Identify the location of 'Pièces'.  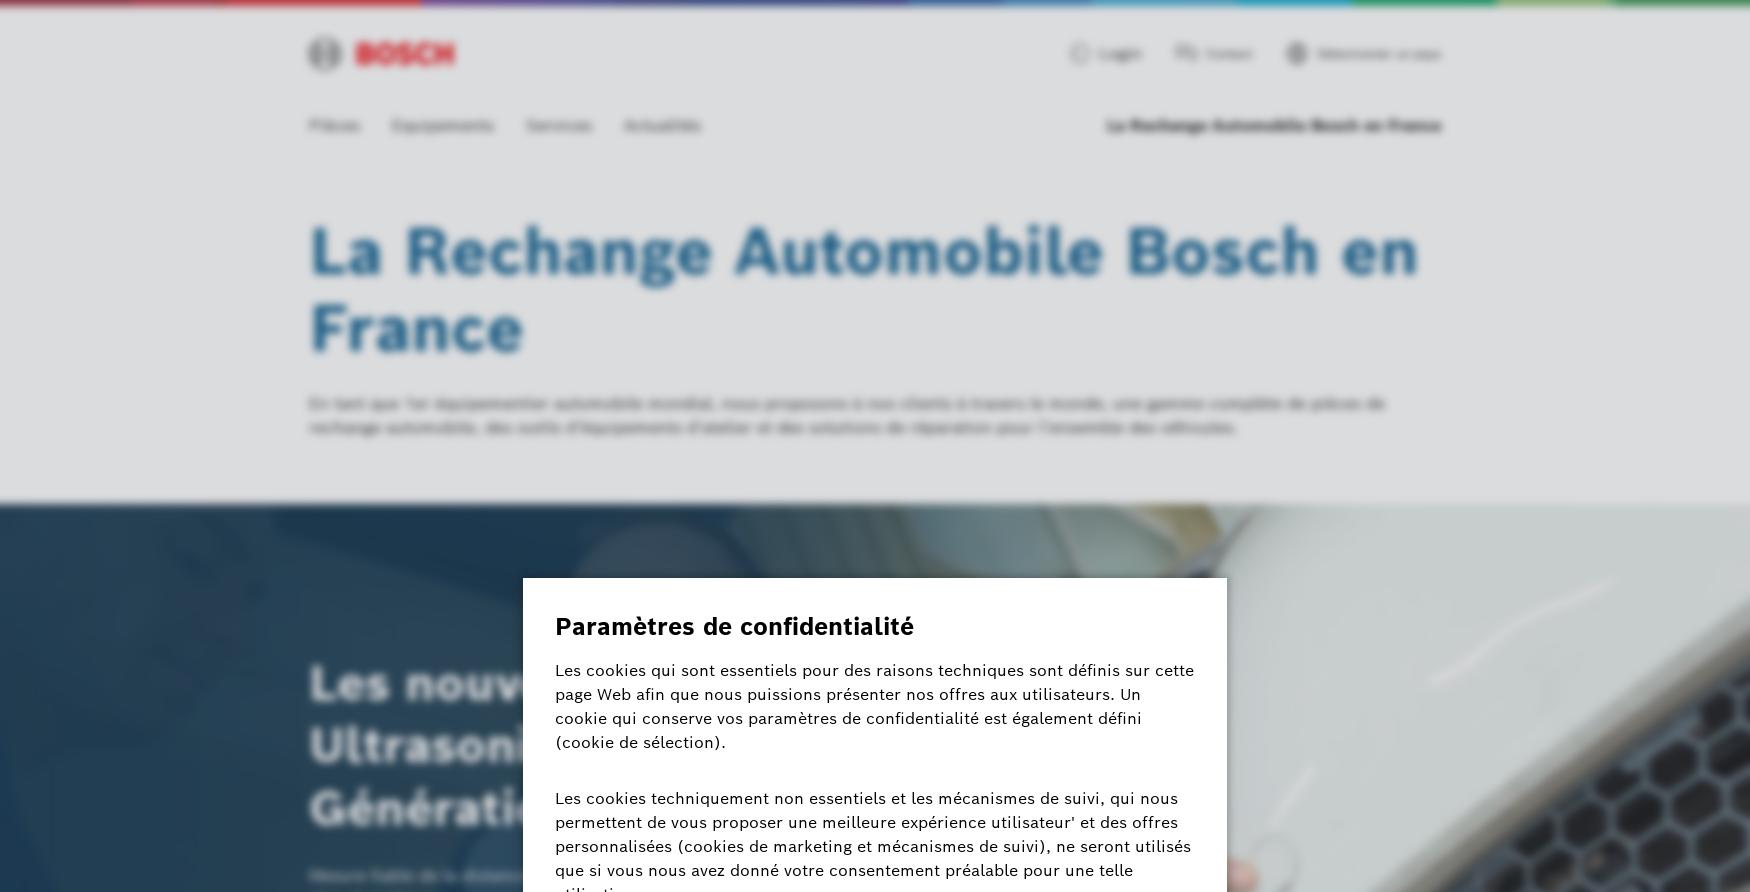
(334, 124).